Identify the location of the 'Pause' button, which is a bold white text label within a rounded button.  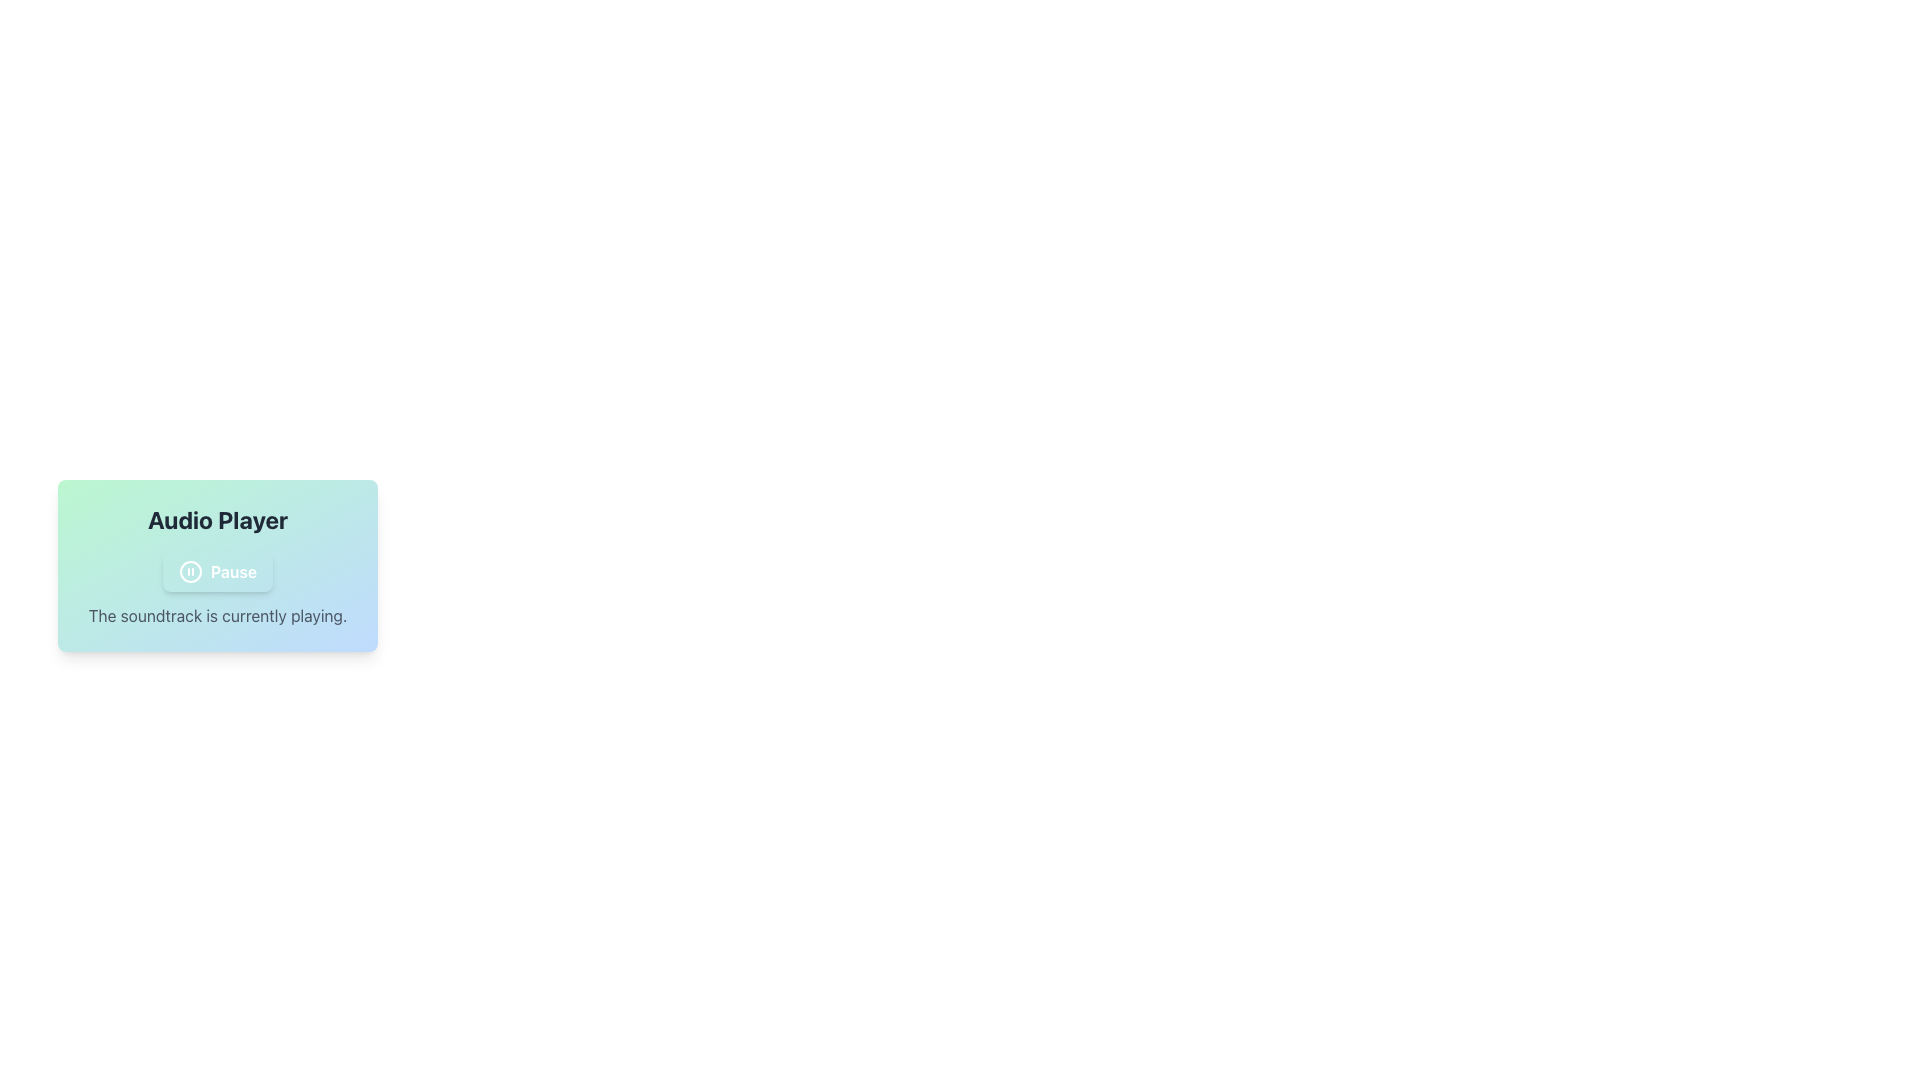
(234, 571).